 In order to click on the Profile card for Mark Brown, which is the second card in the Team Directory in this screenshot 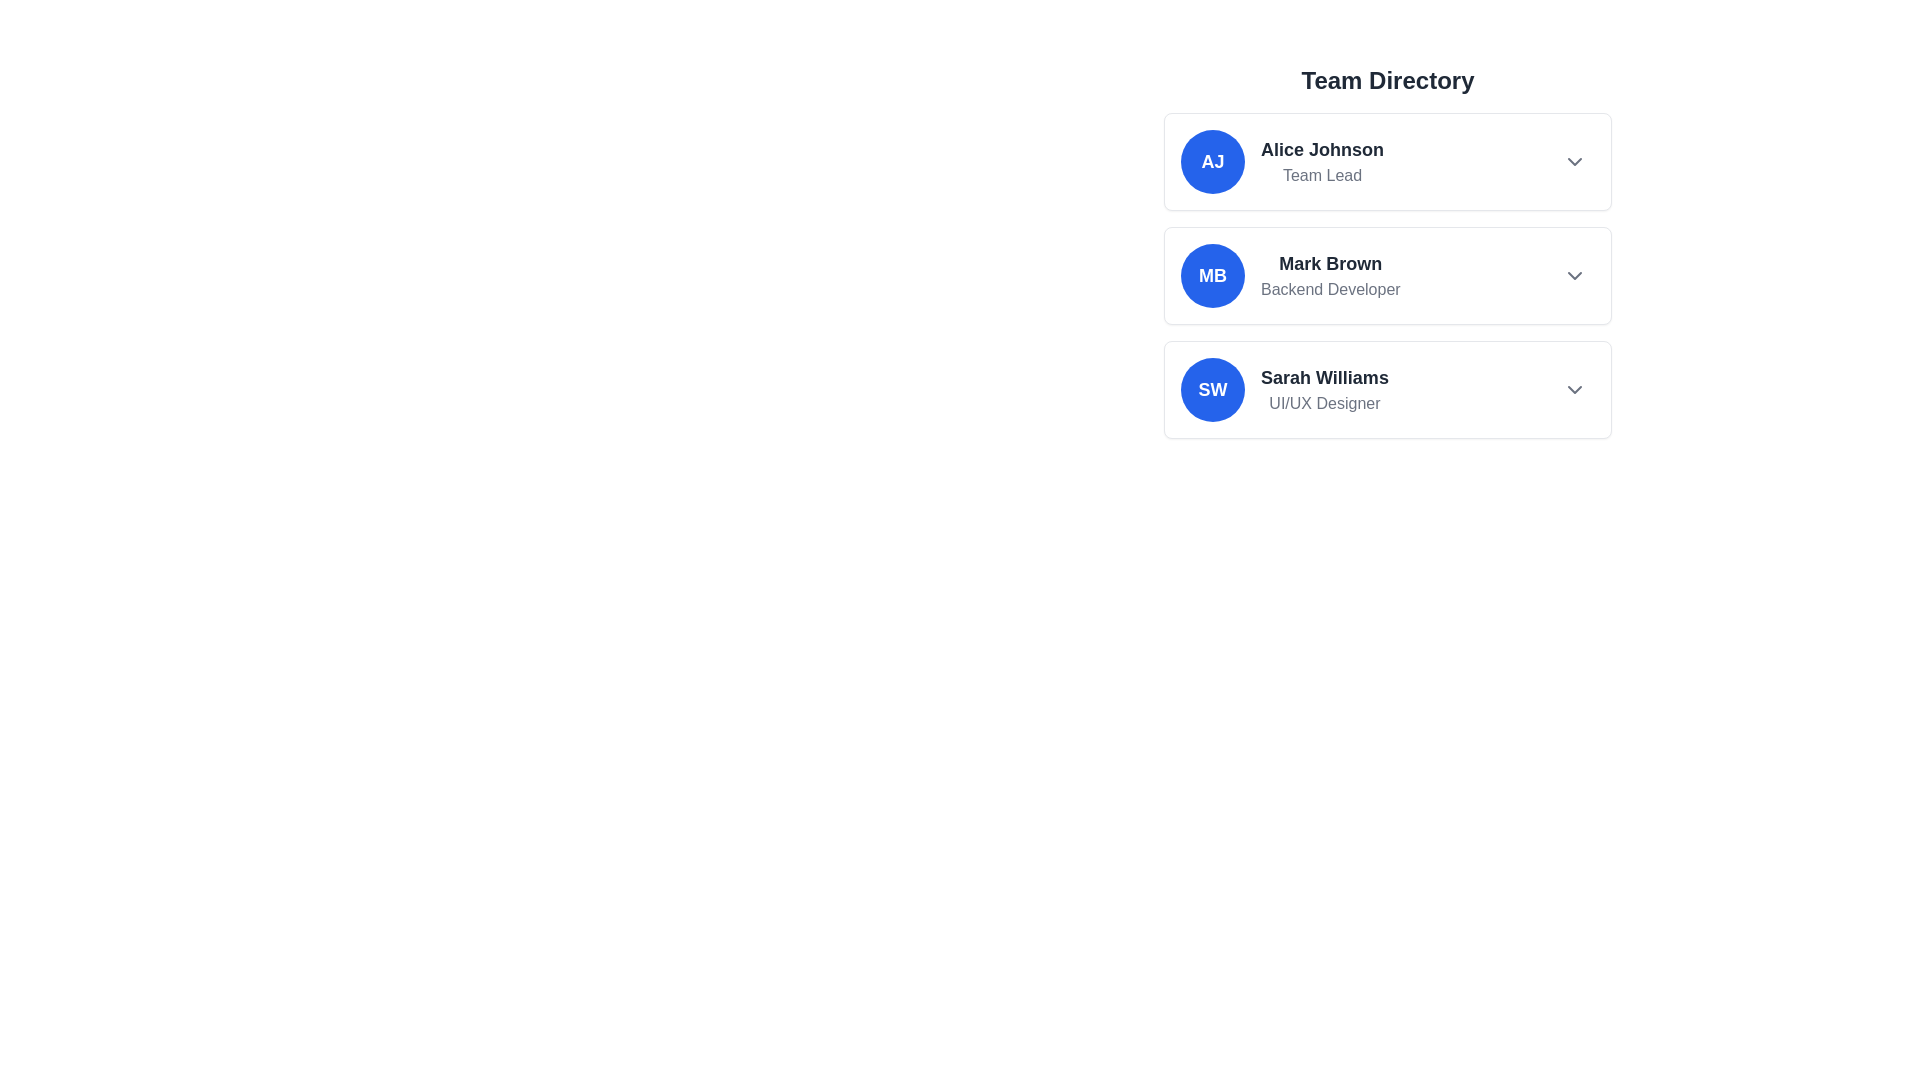, I will do `click(1386, 276)`.